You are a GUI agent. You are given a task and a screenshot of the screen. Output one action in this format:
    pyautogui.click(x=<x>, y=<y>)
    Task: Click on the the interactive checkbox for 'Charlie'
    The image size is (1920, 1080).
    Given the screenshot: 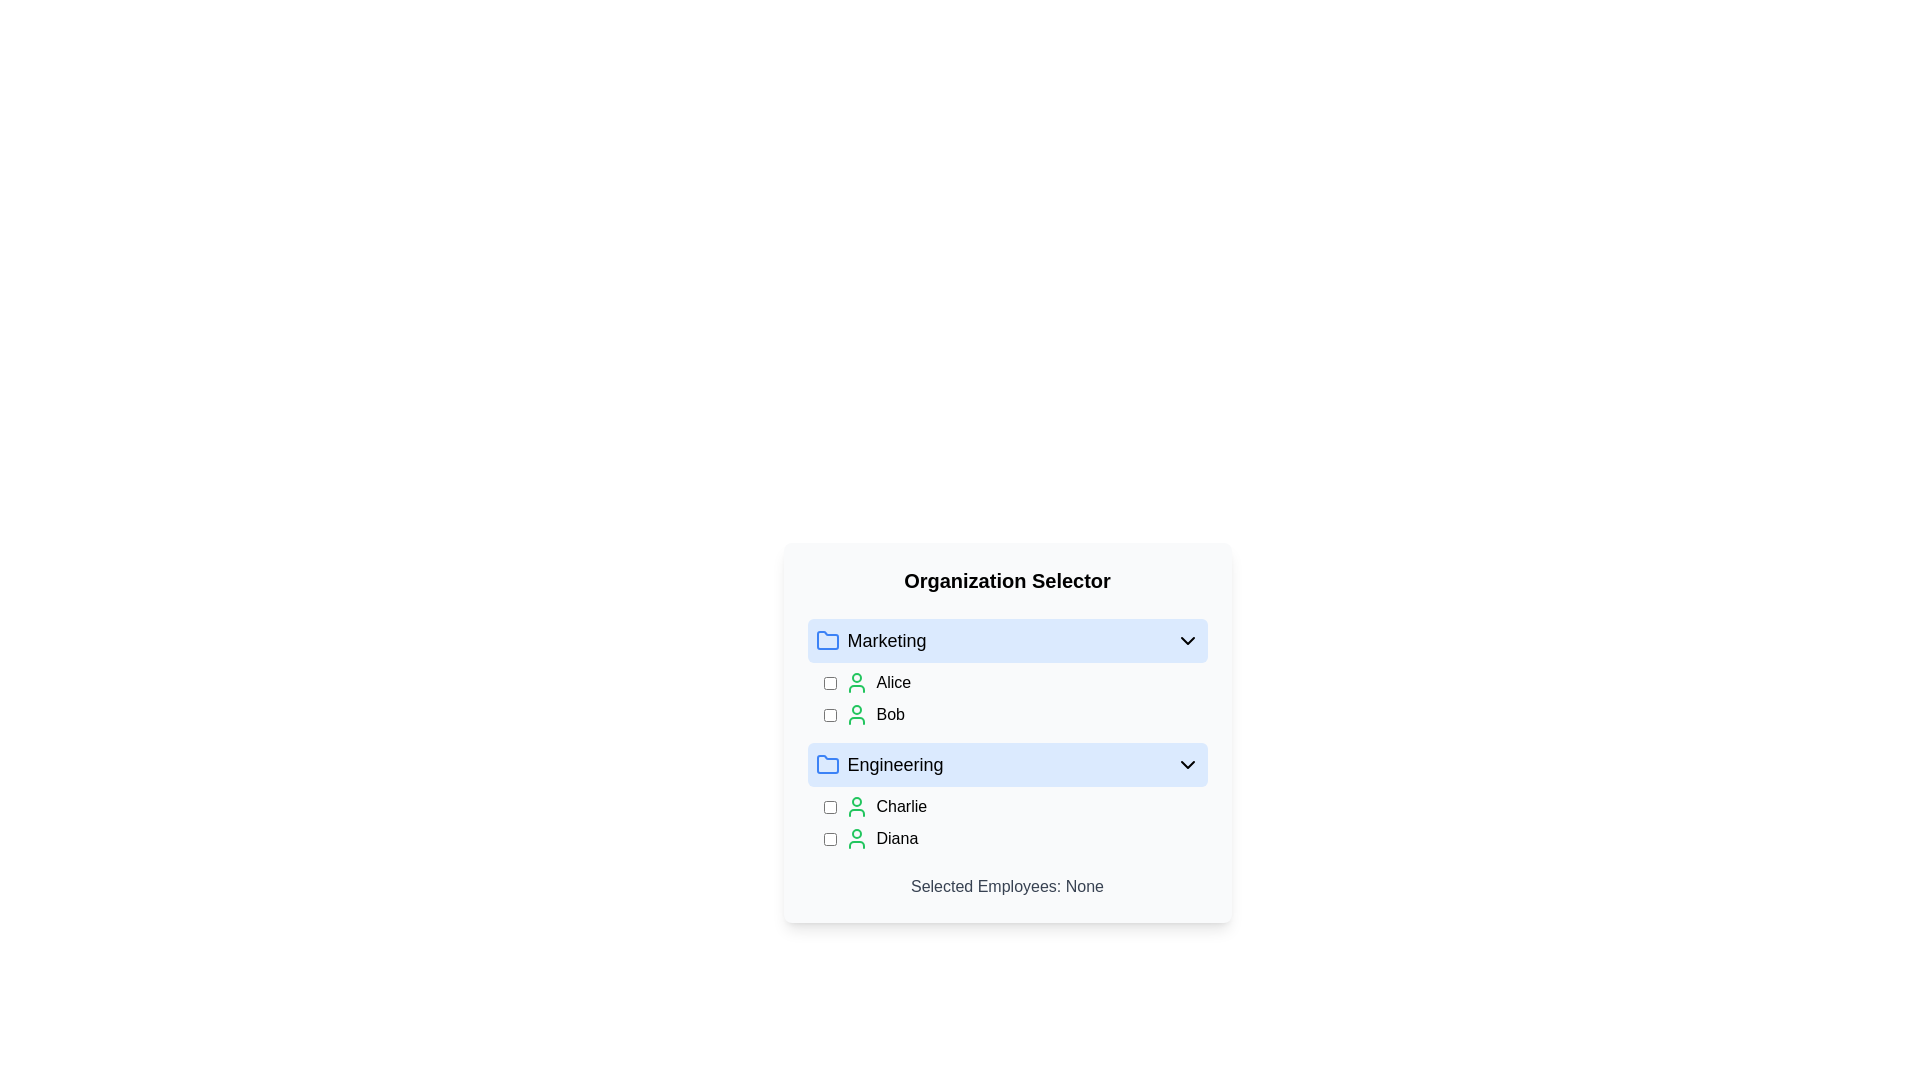 What is the action you would take?
    pyautogui.click(x=830, y=805)
    